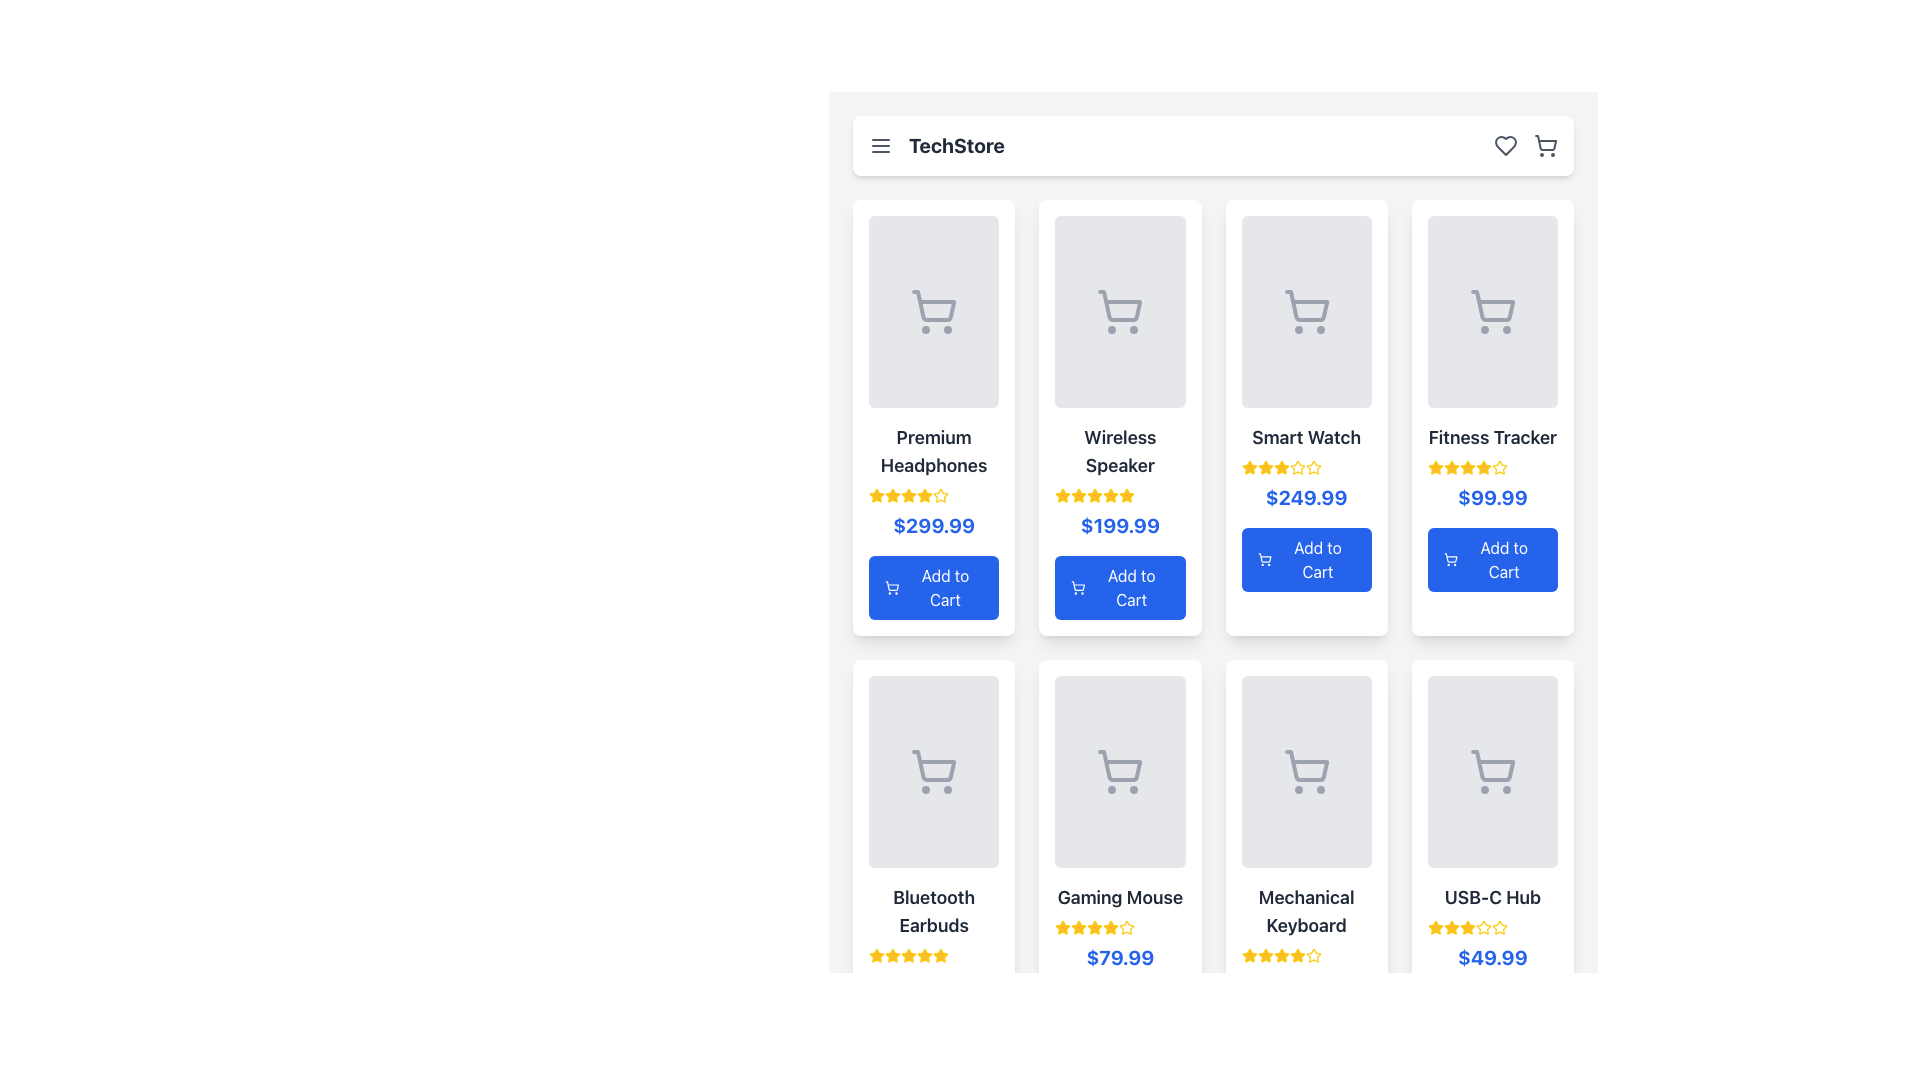 Image resolution: width=1920 pixels, height=1080 pixels. Describe the element at coordinates (1094, 928) in the screenshot. I see `the fourth star icon in the 5-star rating system` at that location.